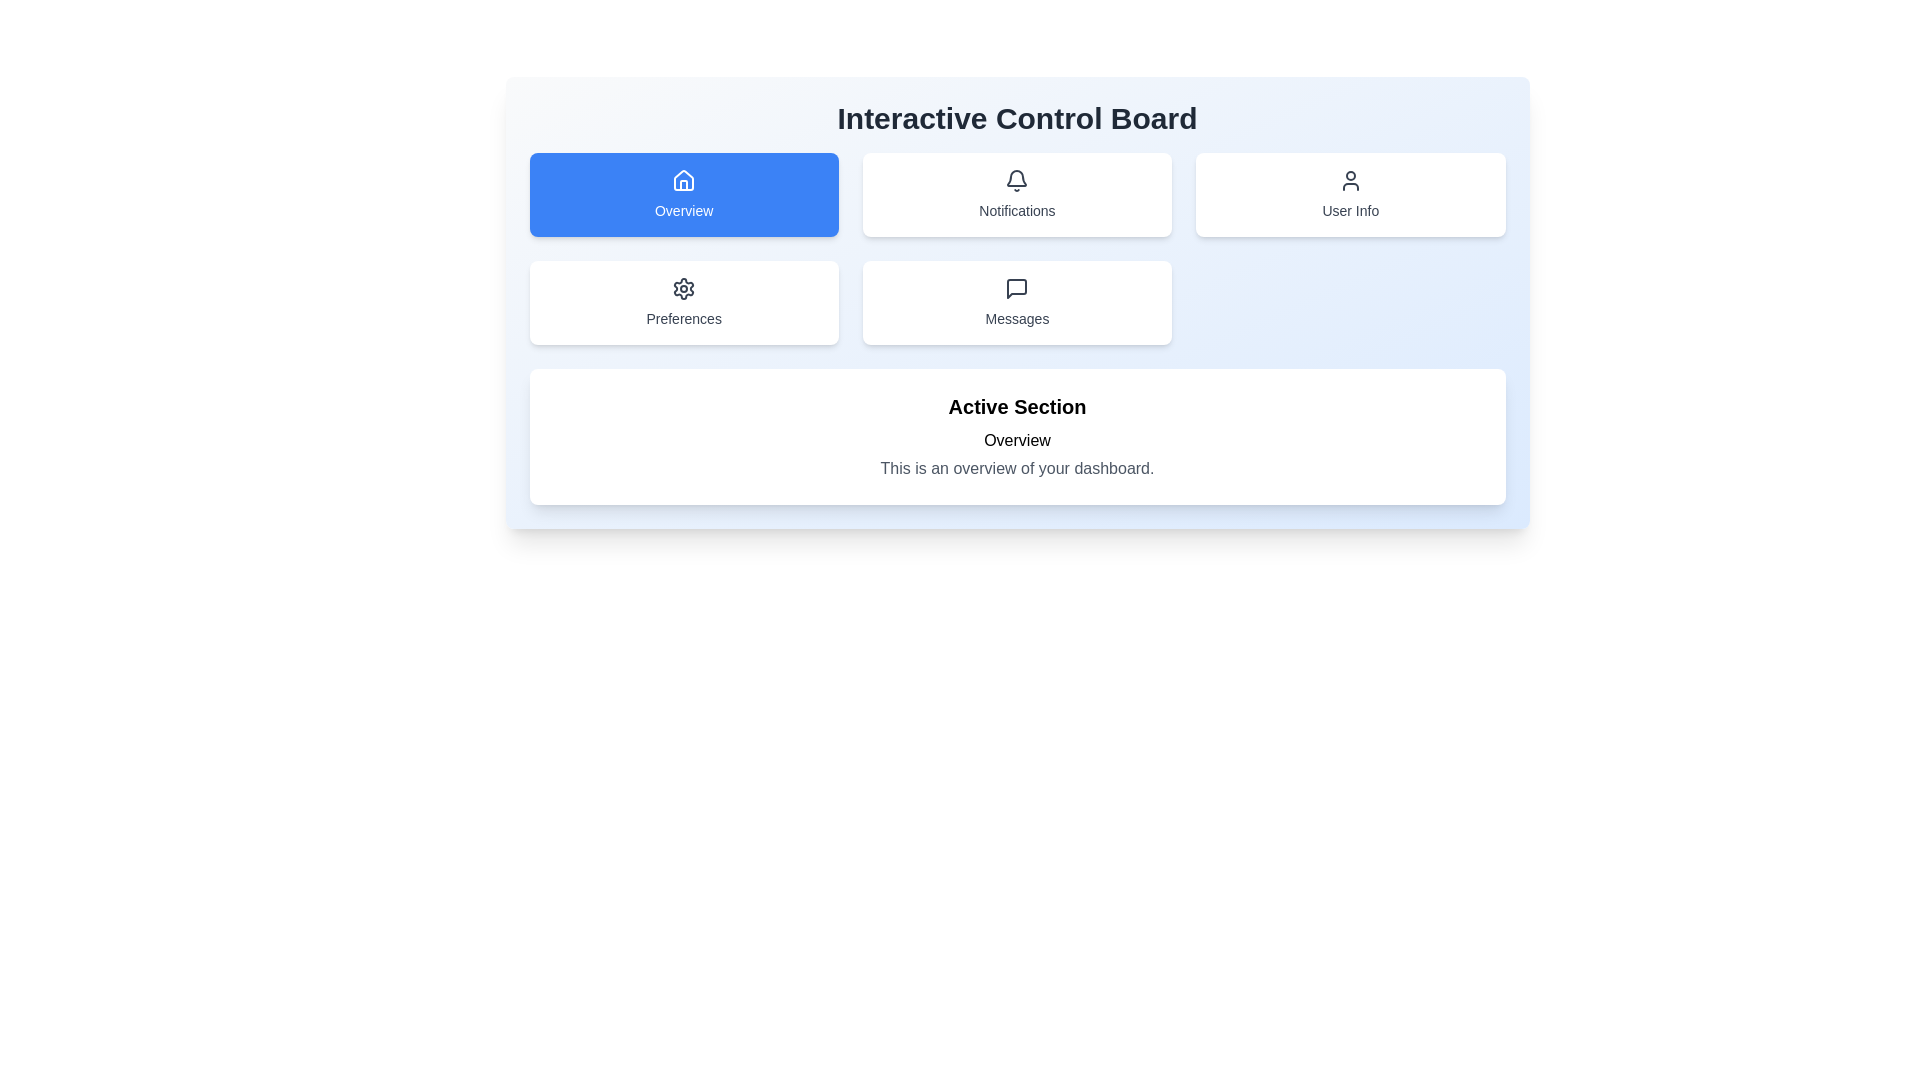  I want to click on the 'Overview' button located at the top-left corner of the grid, so click(684, 195).